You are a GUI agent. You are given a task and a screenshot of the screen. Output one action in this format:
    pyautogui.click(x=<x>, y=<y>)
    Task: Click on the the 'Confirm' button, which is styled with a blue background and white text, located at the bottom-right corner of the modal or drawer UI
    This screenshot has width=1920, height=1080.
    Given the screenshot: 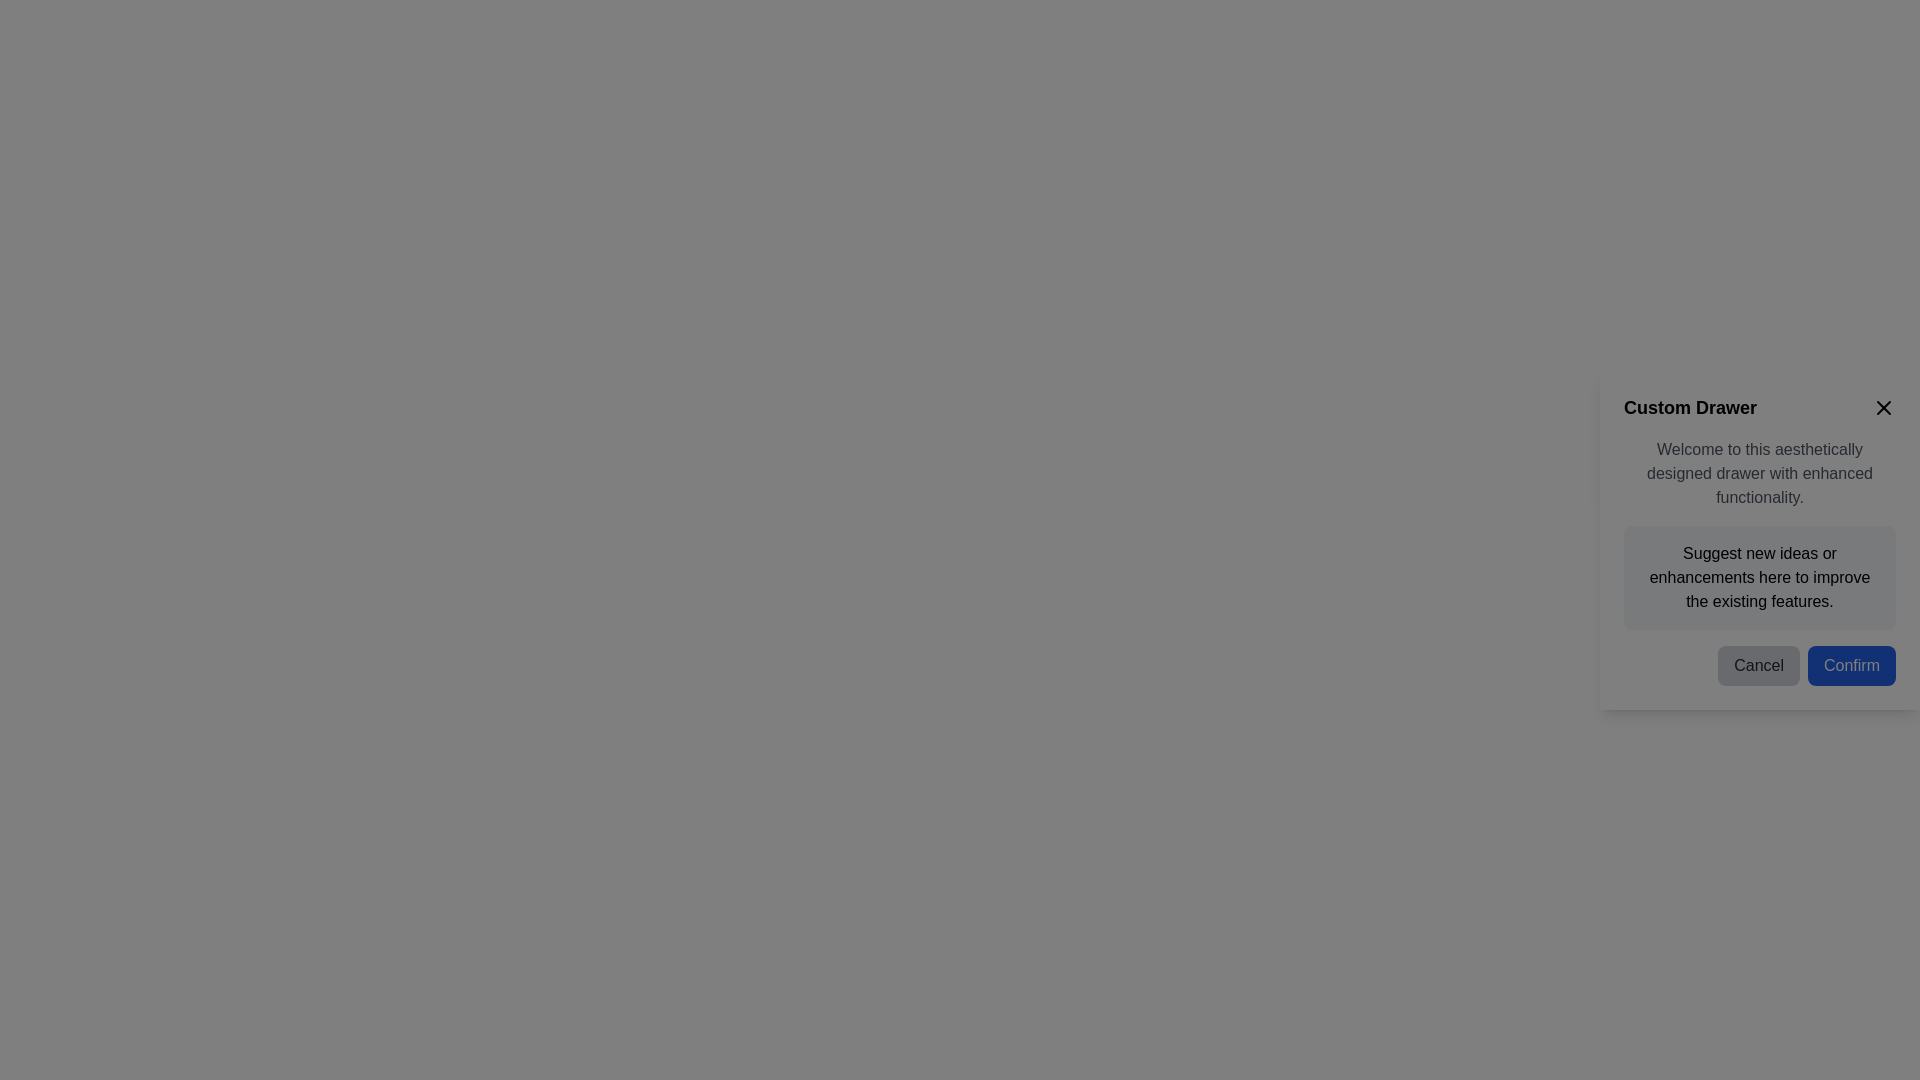 What is the action you would take?
    pyautogui.click(x=1851, y=666)
    